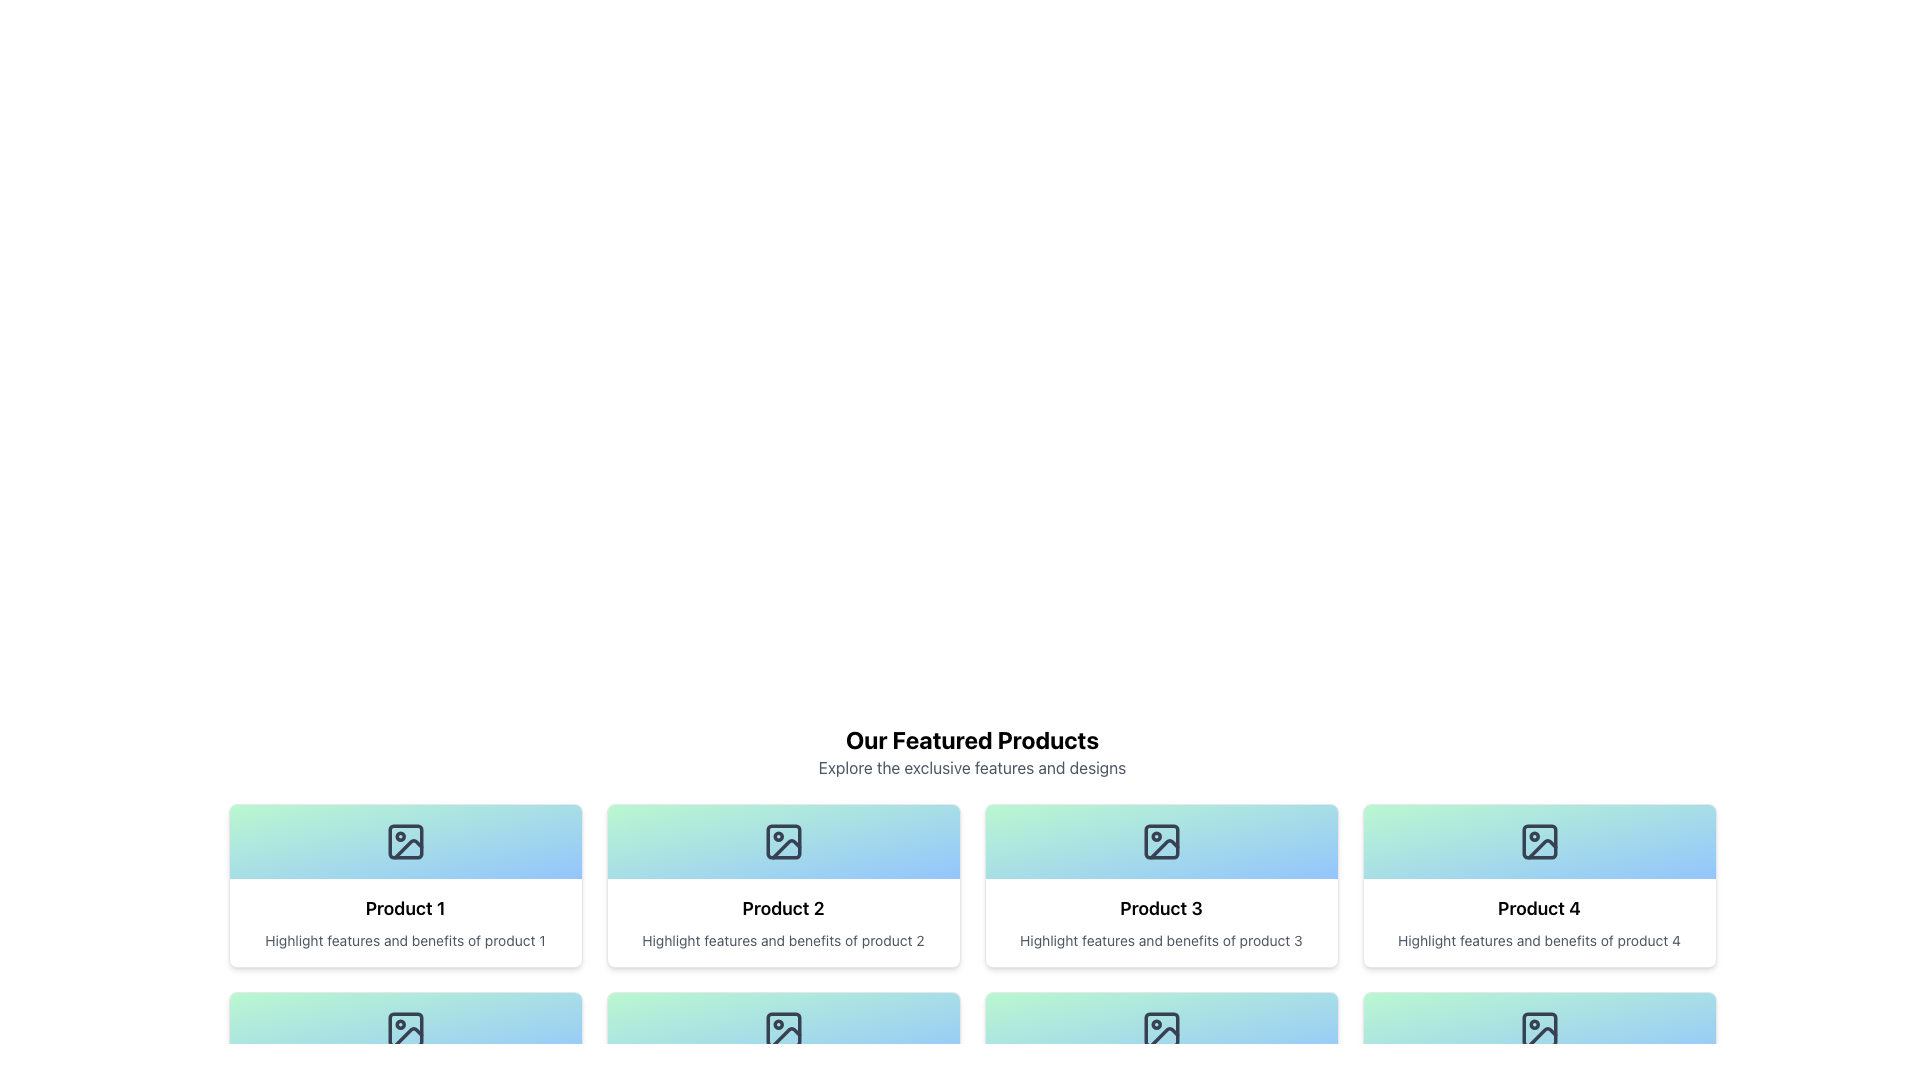 The image size is (1920, 1080). I want to click on the SVG icon representing the product image in the top row of the grid layout, specifically within the first card labeled 'Product 1', to interact with it, so click(404, 841).